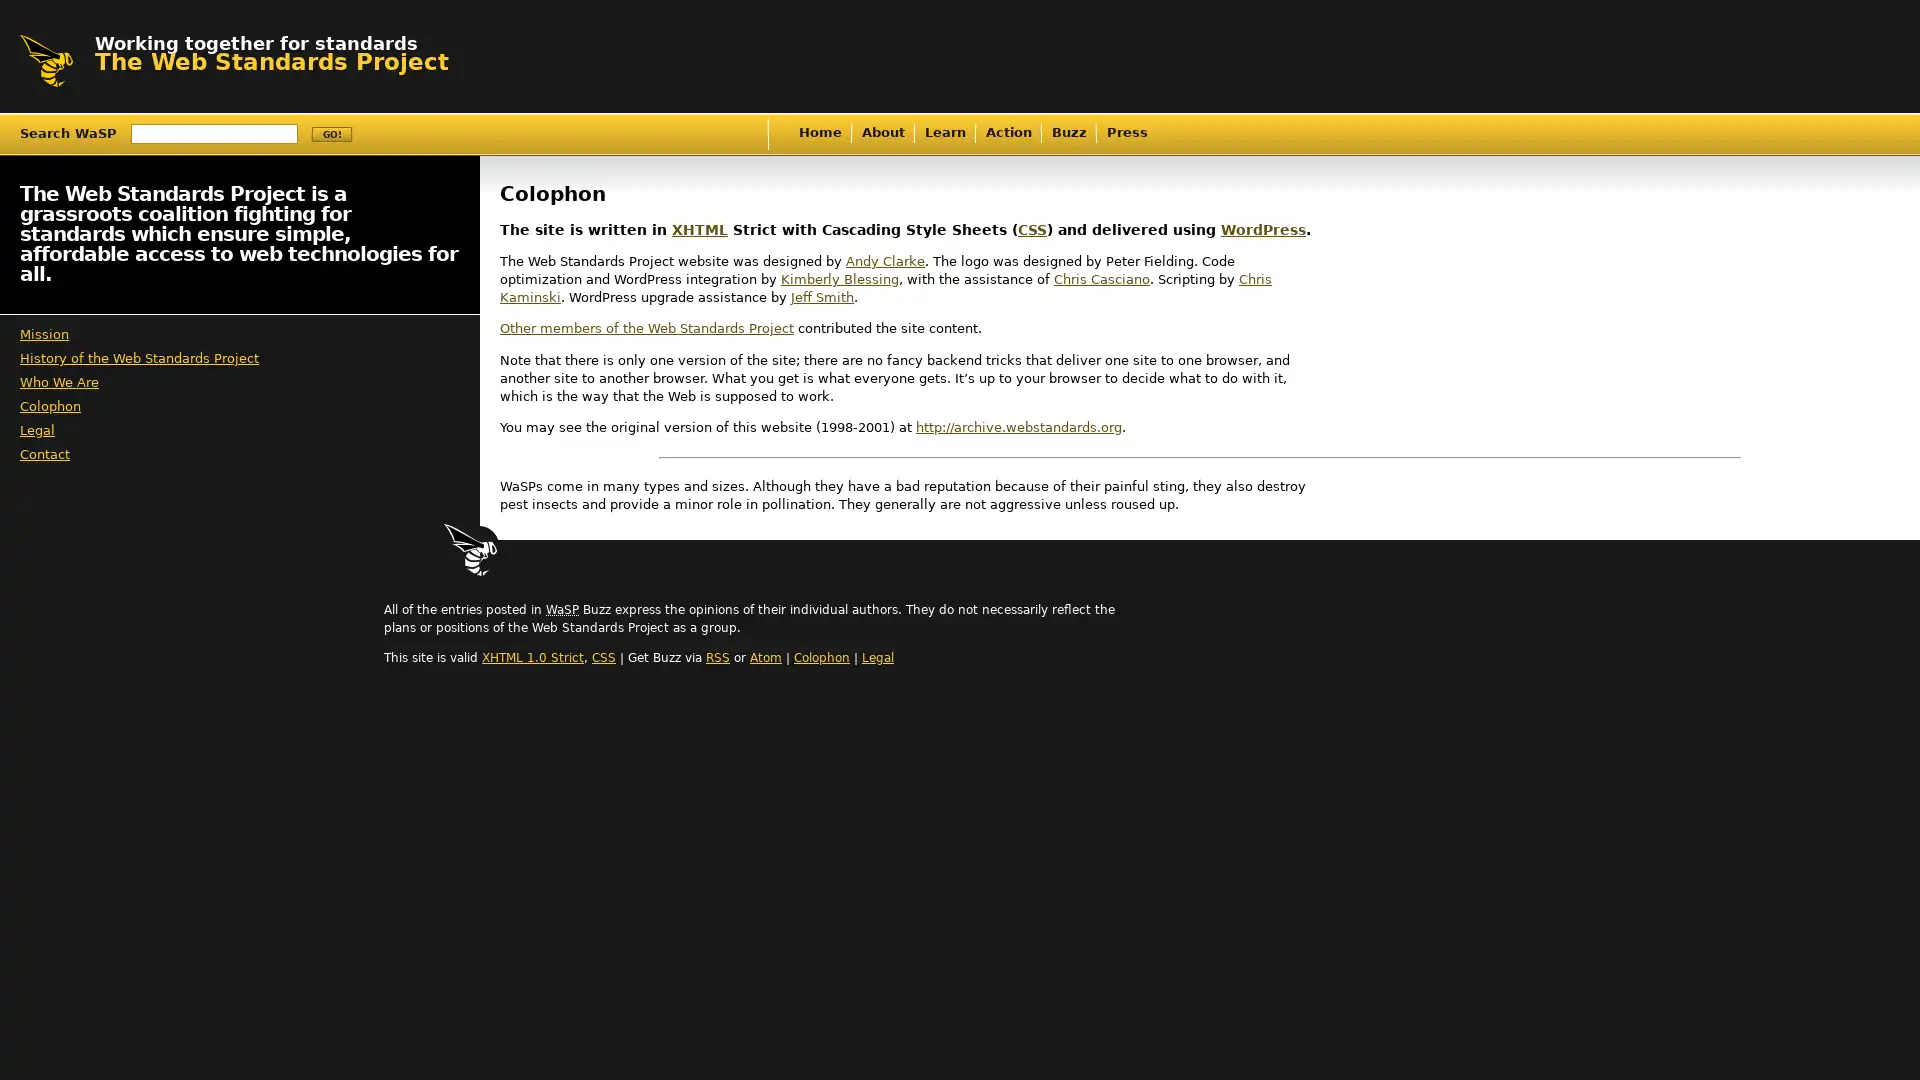  I want to click on Go!, so click(331, 134).